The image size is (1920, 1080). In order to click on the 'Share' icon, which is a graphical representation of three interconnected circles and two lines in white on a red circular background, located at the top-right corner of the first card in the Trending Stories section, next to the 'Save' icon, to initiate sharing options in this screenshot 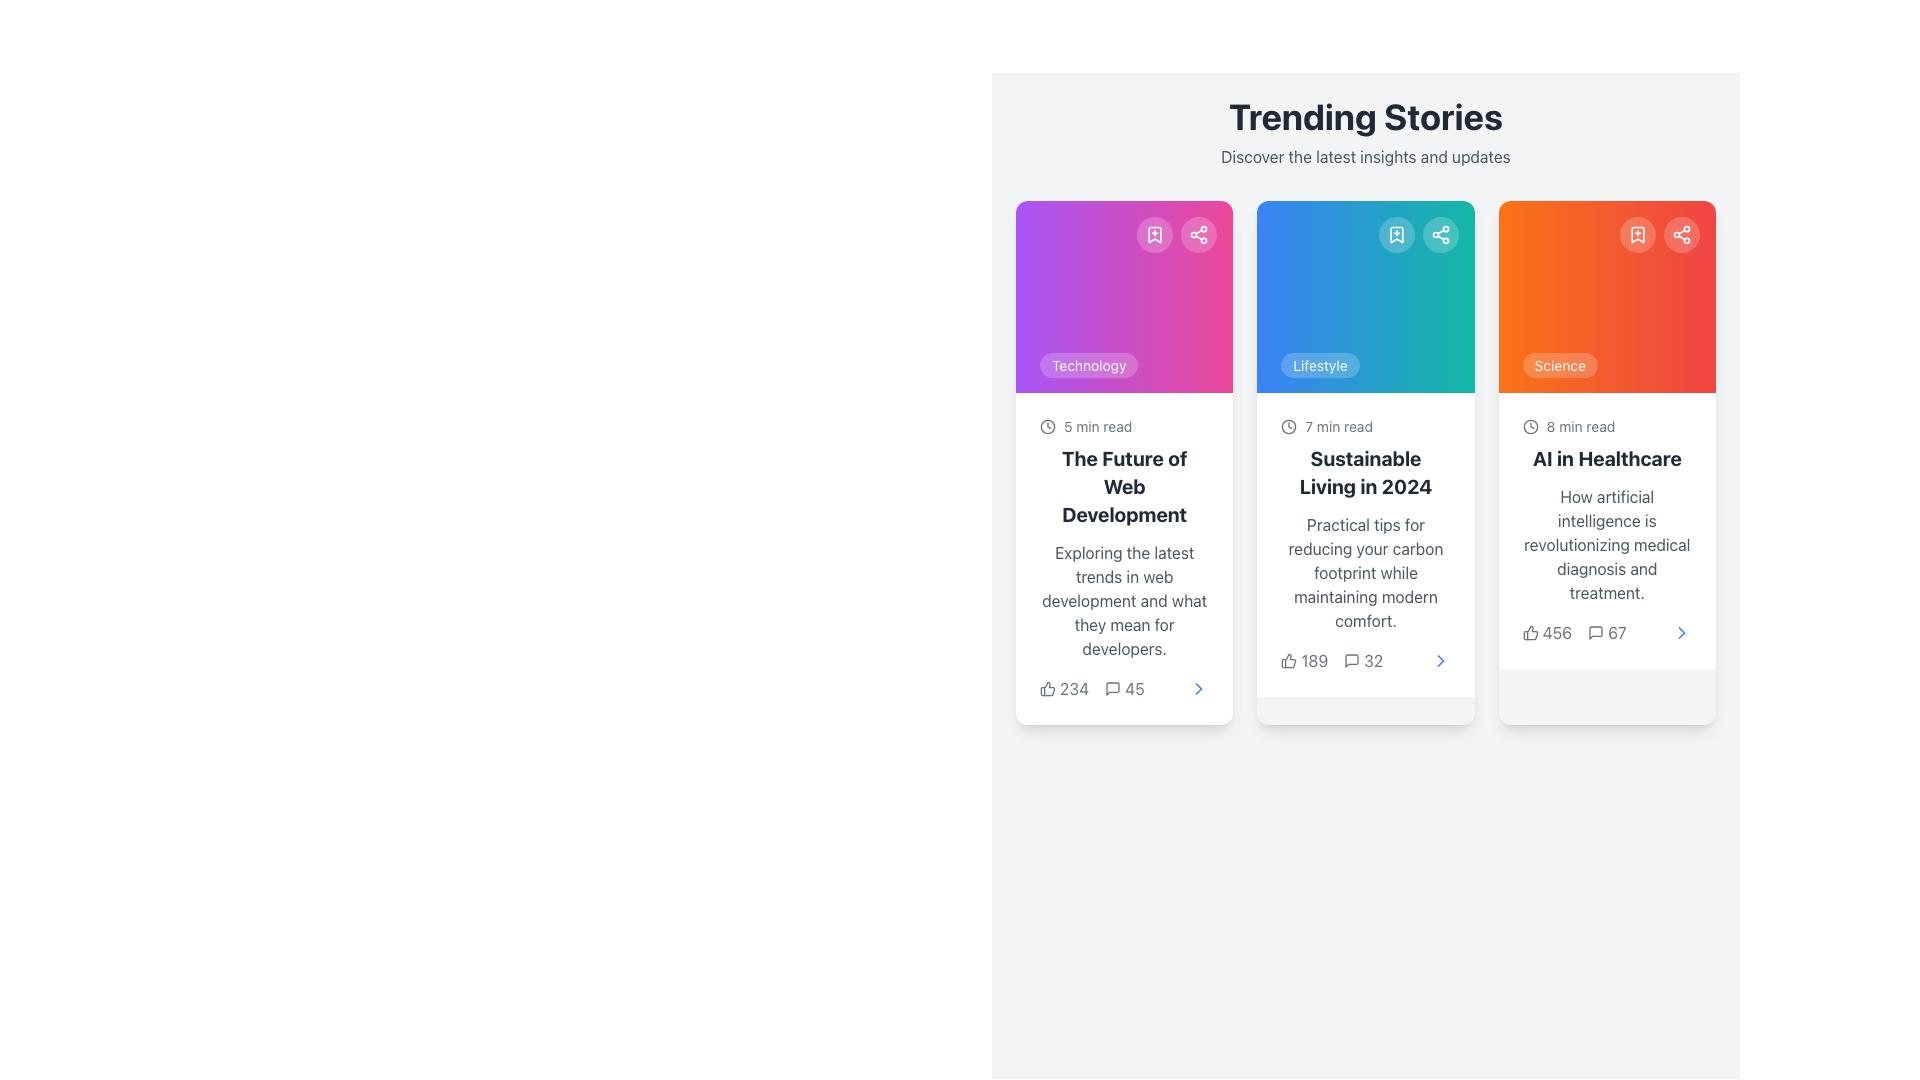, I will do `click(1680, 234)`.